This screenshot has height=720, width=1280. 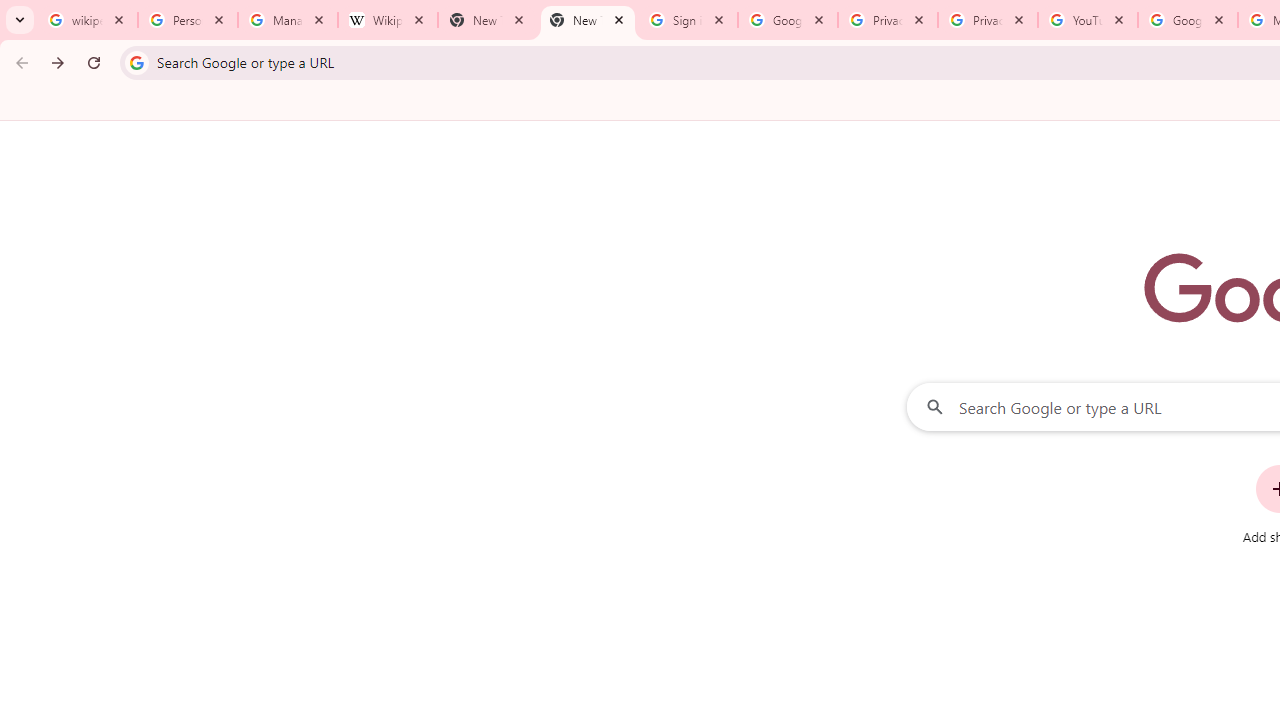 I want to click on 'Sign in - Google Accounts', so click(x=688, y=20).